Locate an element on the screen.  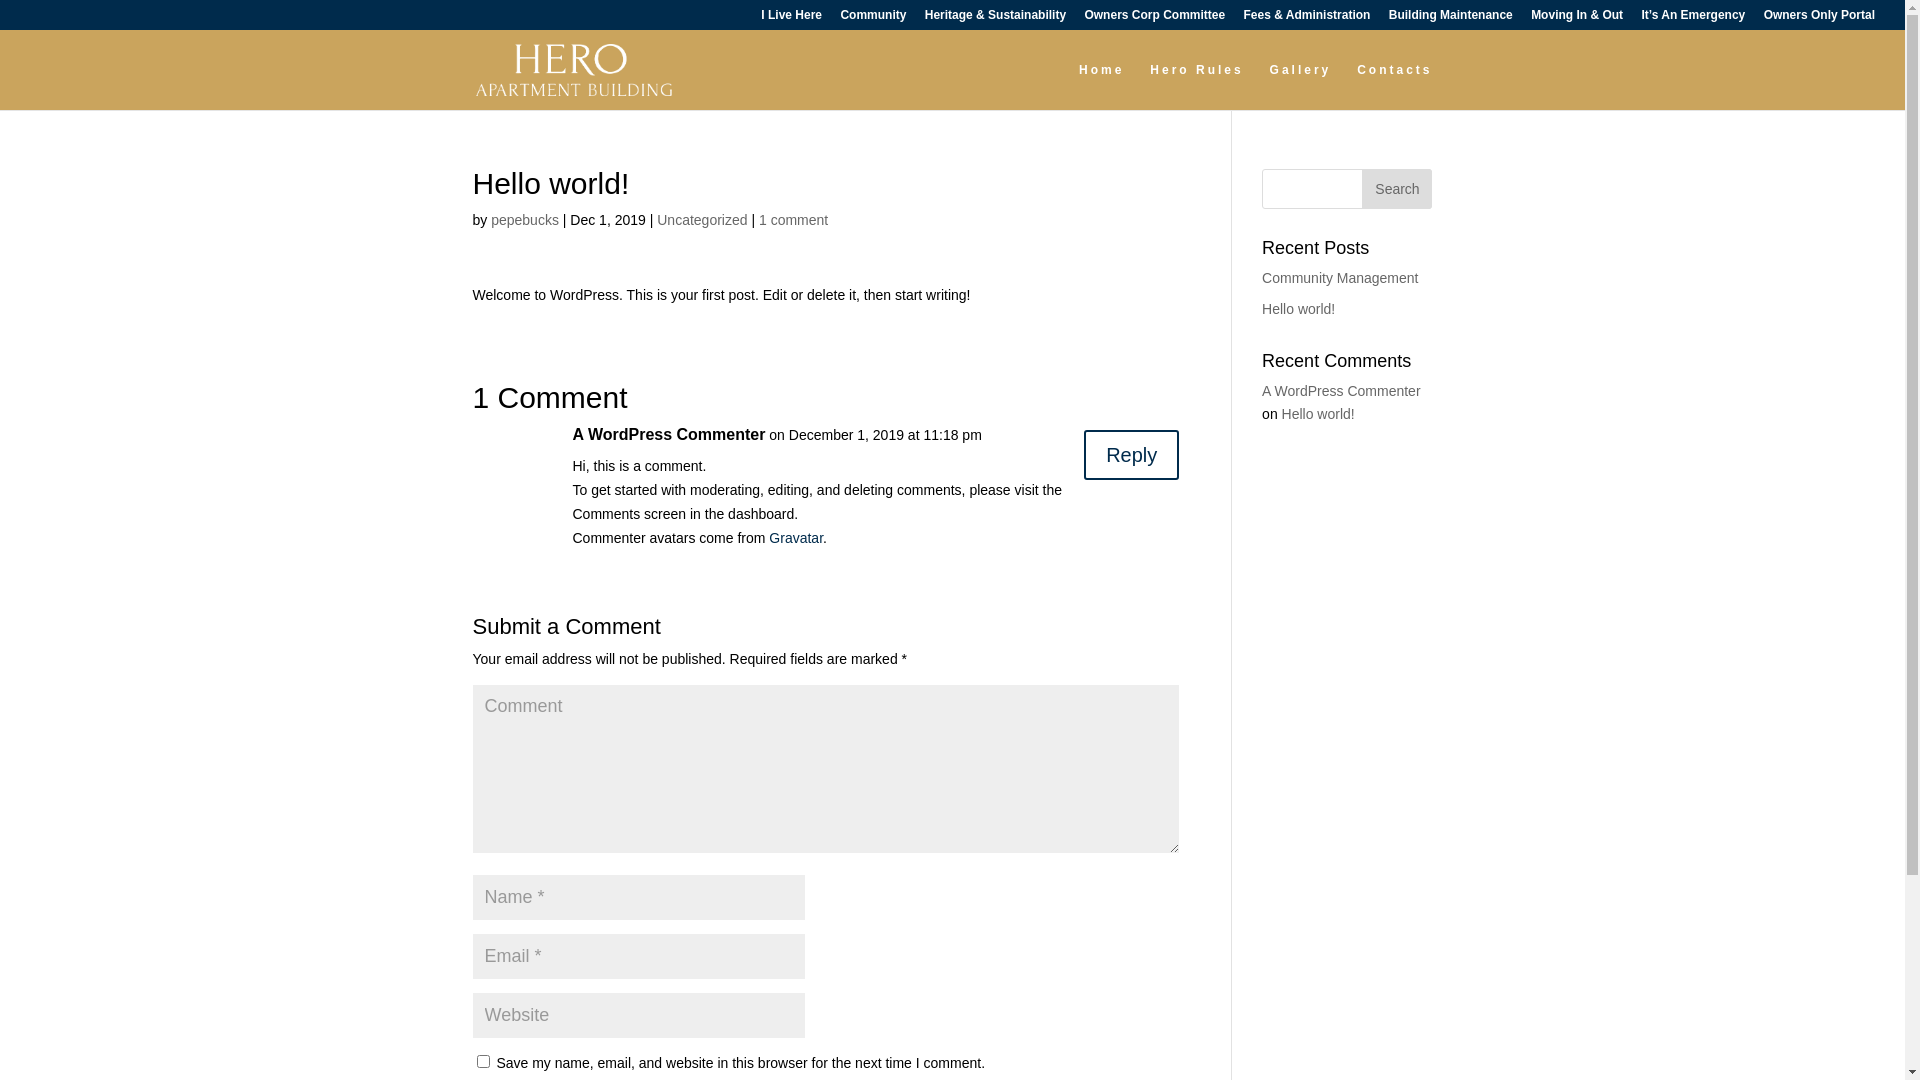
'Gallery' is located at coordinates (1269, 85).